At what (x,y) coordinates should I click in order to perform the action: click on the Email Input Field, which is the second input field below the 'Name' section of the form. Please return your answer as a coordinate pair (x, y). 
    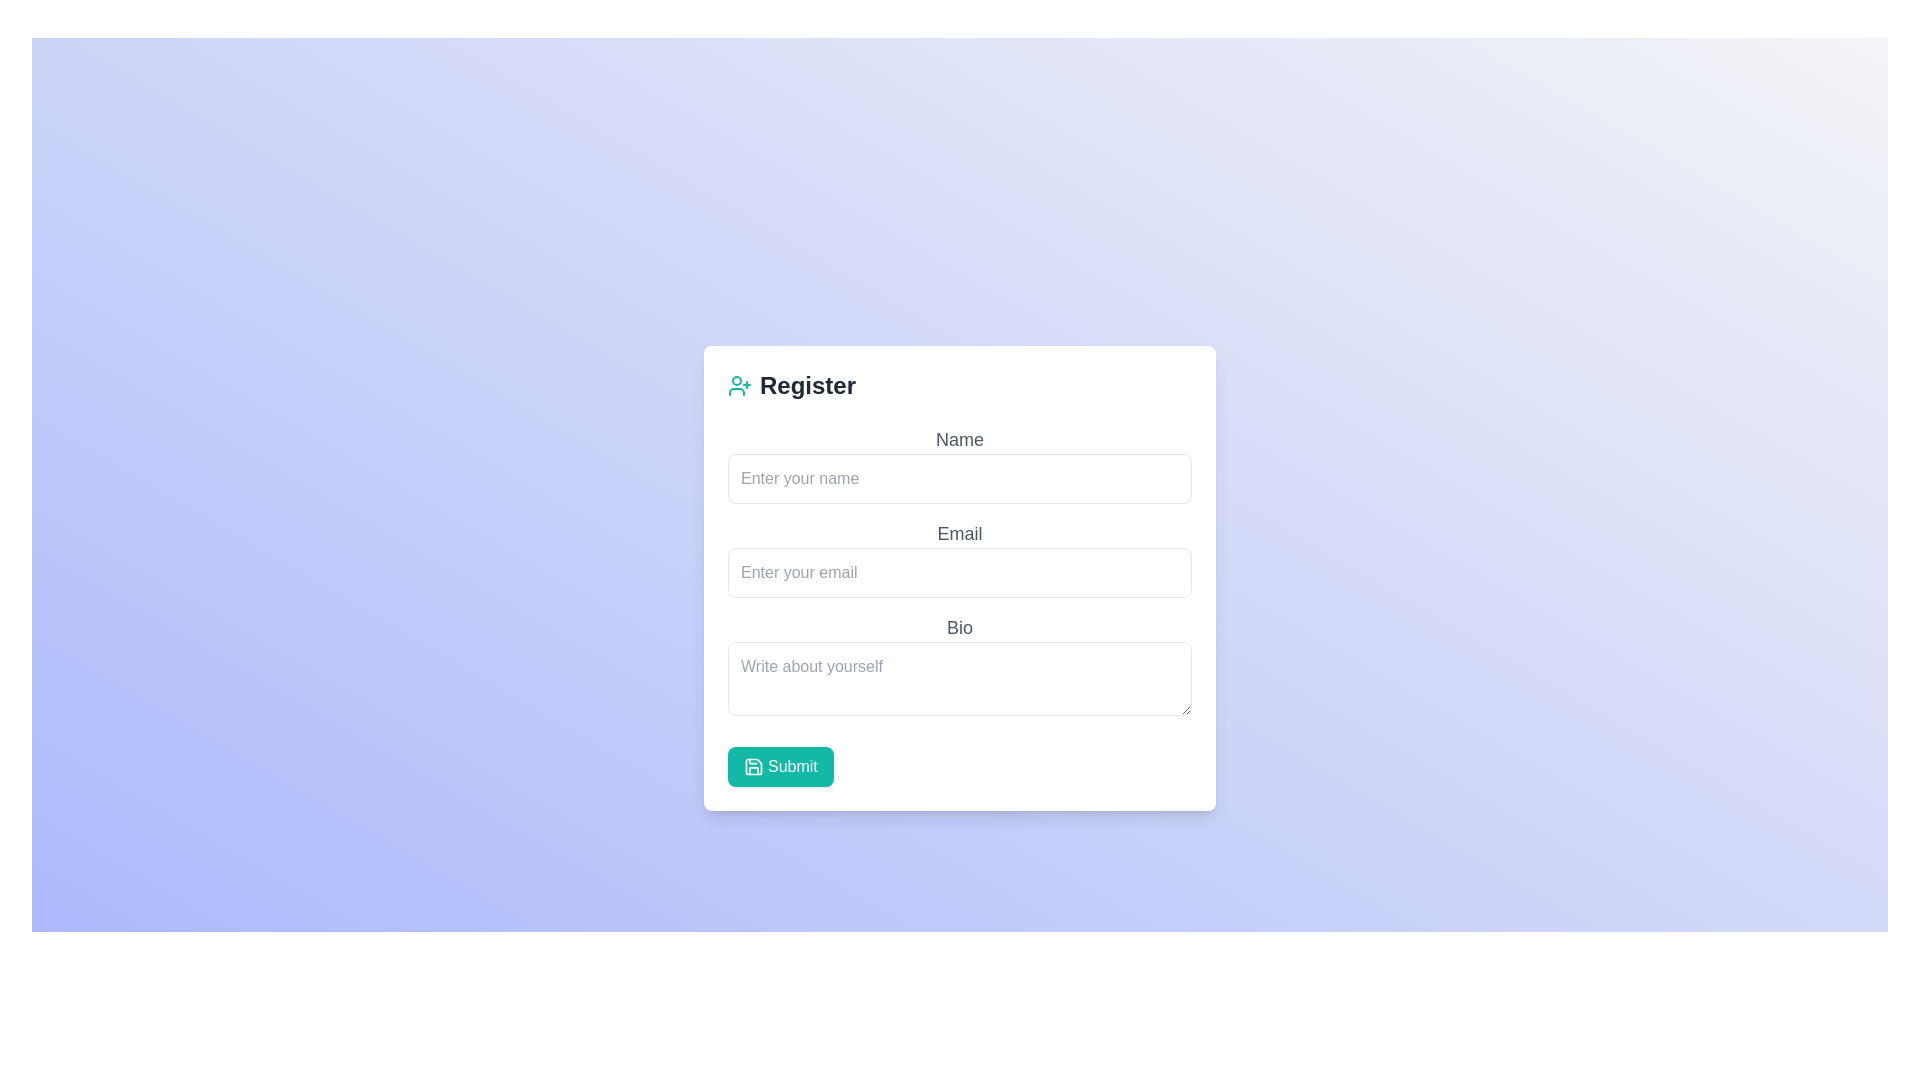
    Looking at the image, I should click on (960, 558).